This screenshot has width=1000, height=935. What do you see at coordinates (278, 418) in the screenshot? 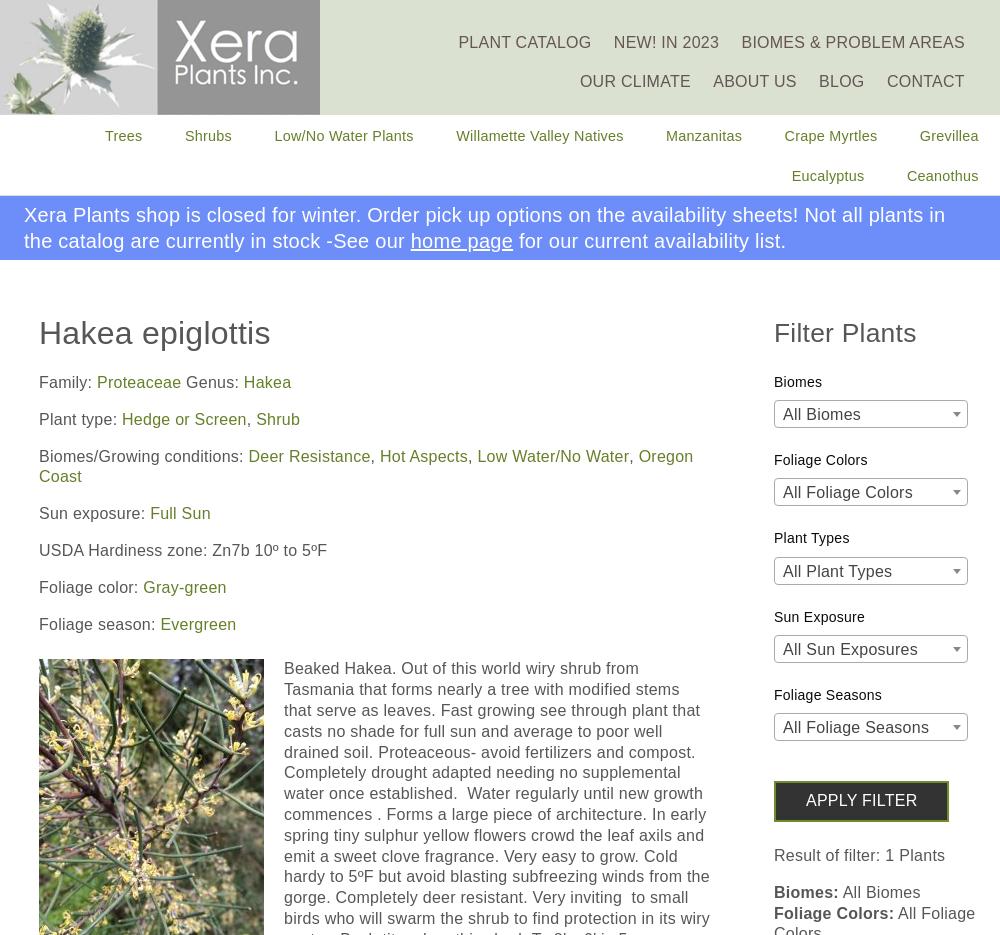
I see `'Shrub'` at bounding box center [278, 418].